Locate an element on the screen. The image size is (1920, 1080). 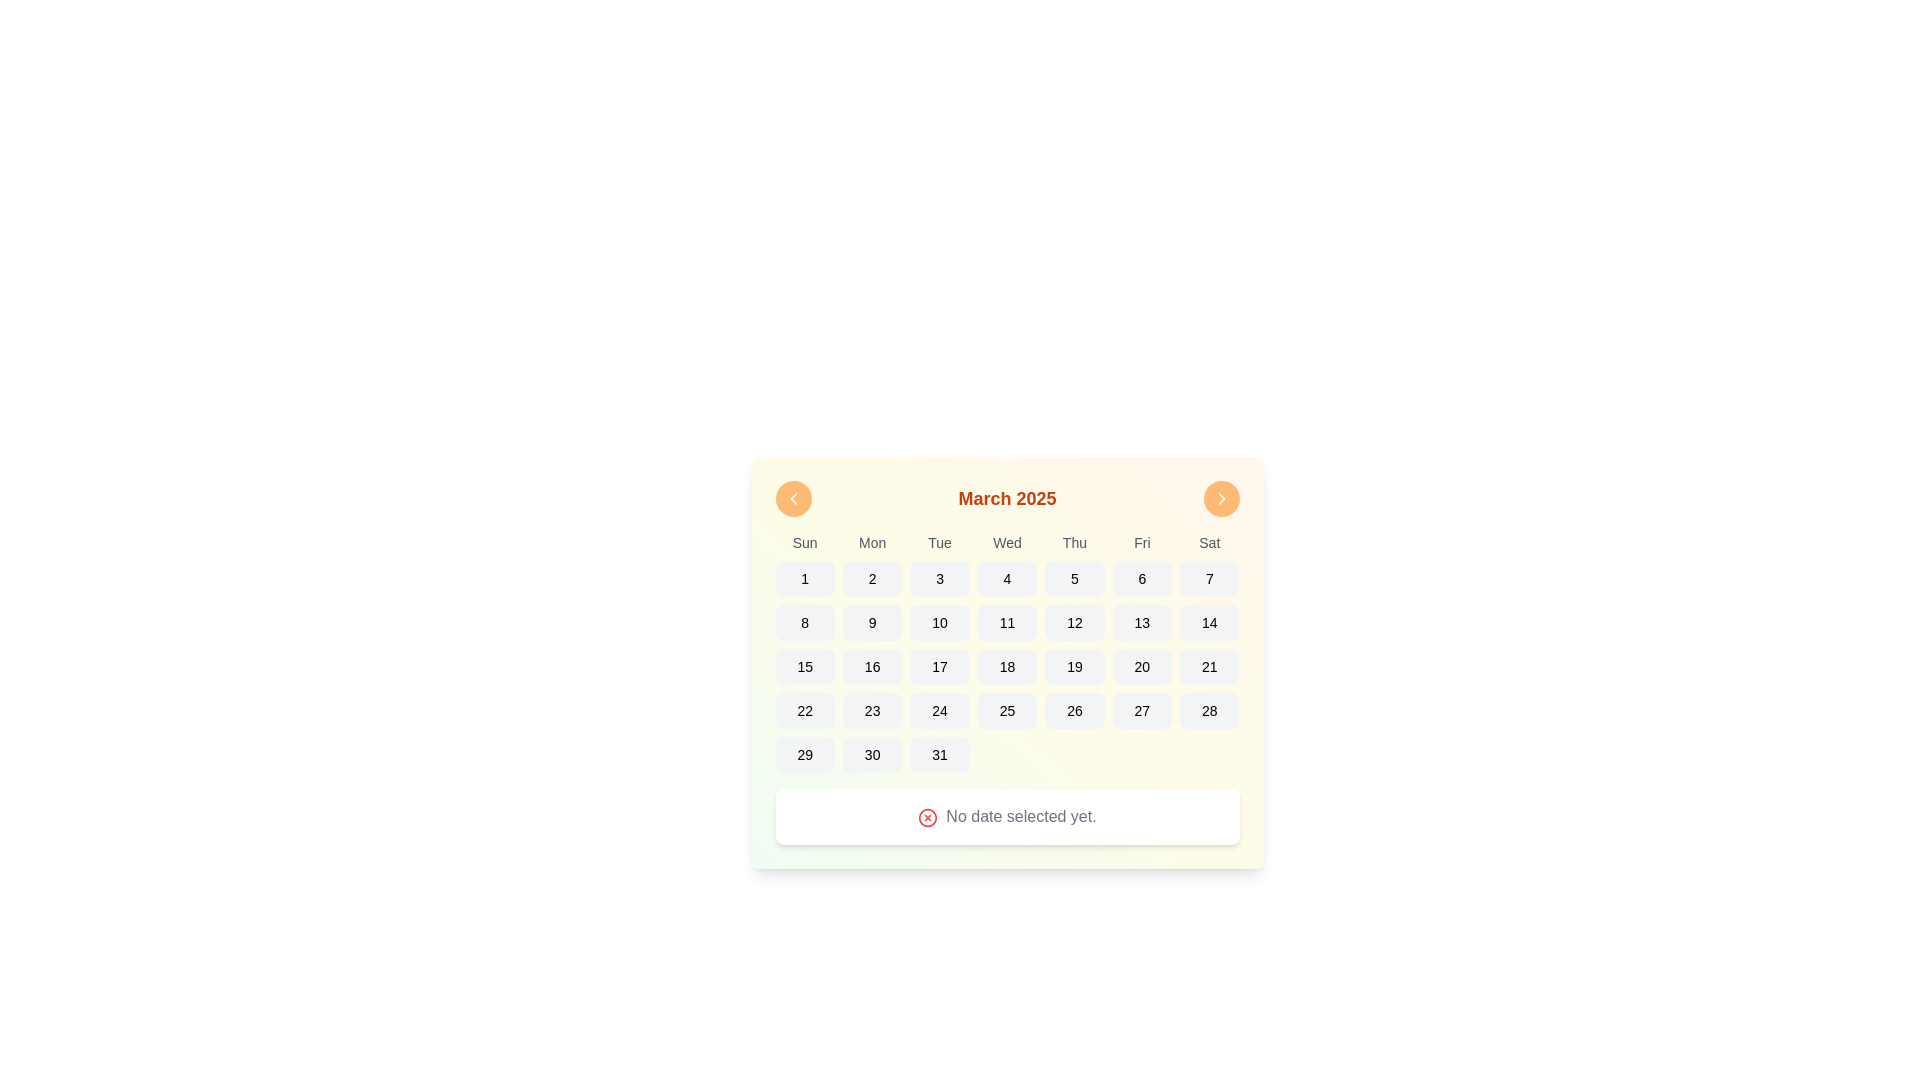
the icon in the top left corner of the calendar panel is located at coordinates (792, 497).